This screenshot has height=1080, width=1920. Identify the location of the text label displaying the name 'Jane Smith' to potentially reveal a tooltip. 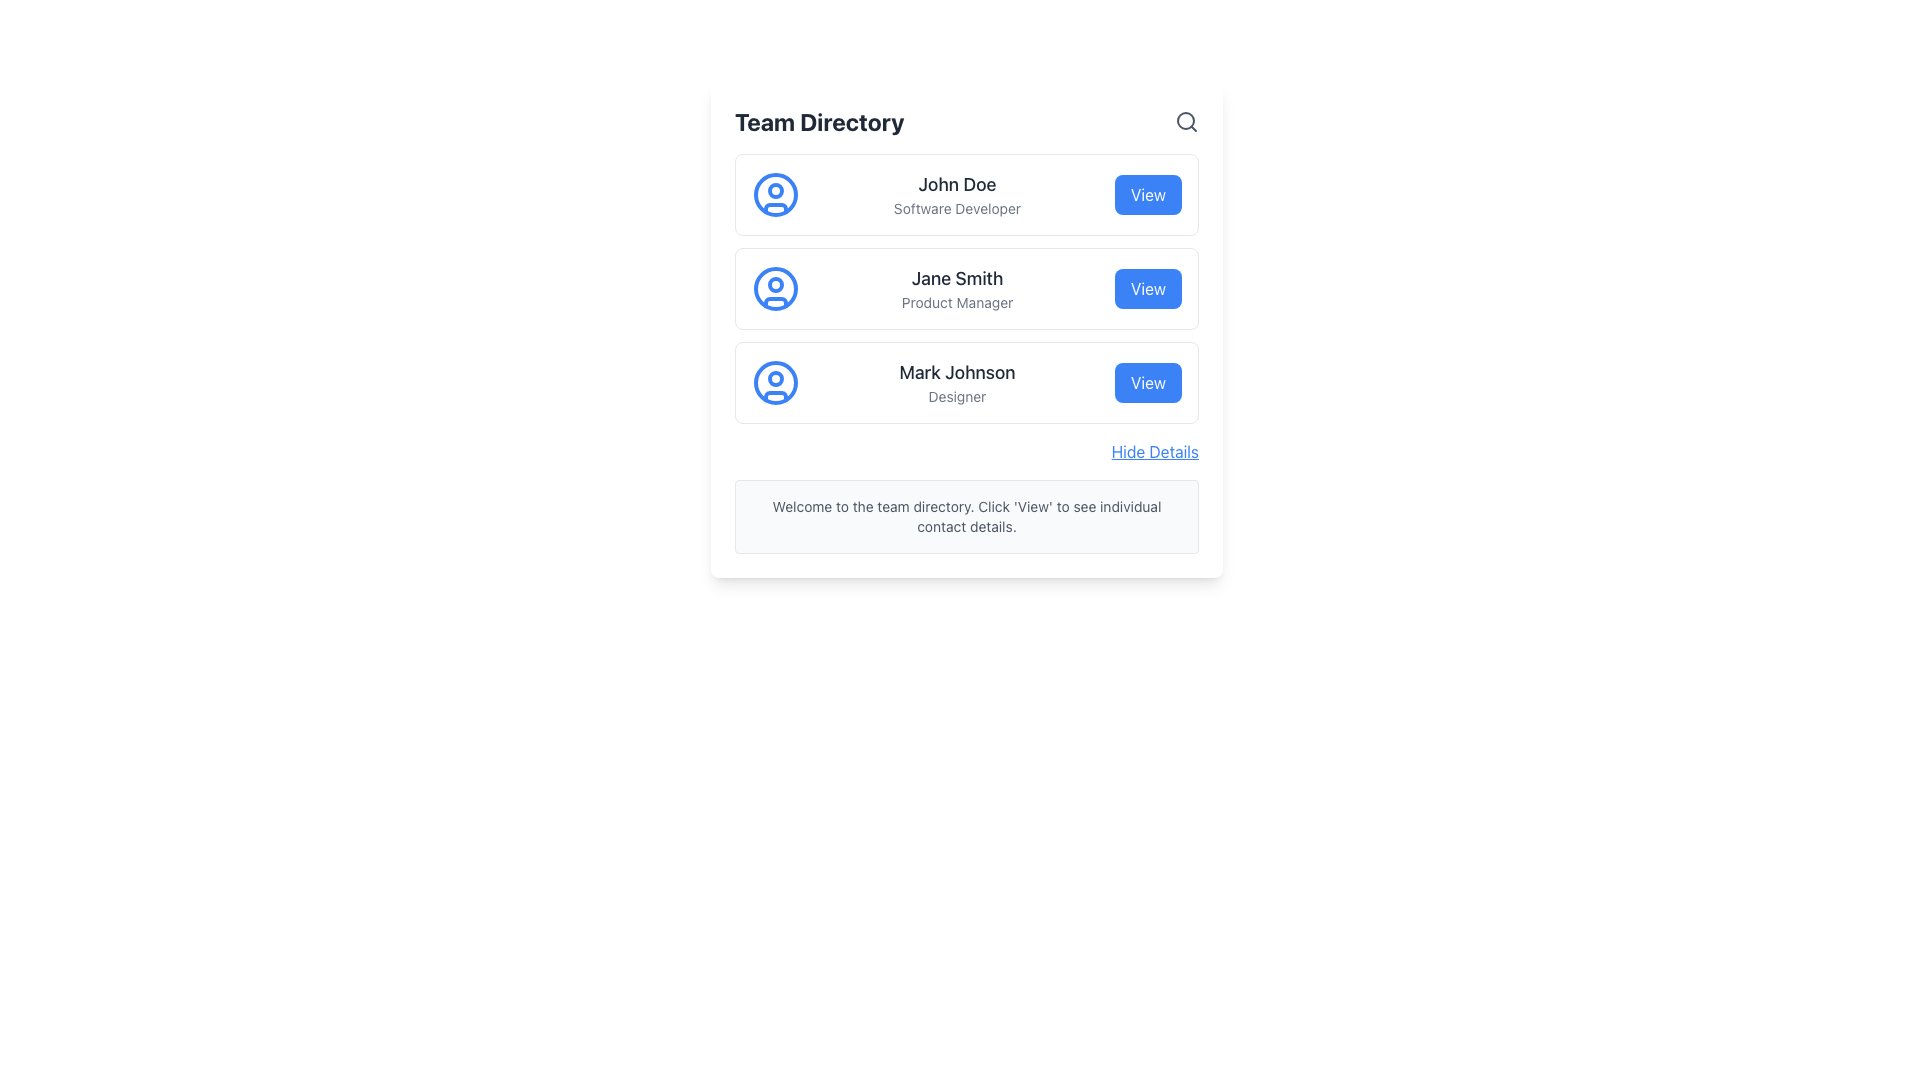
(956, 278).